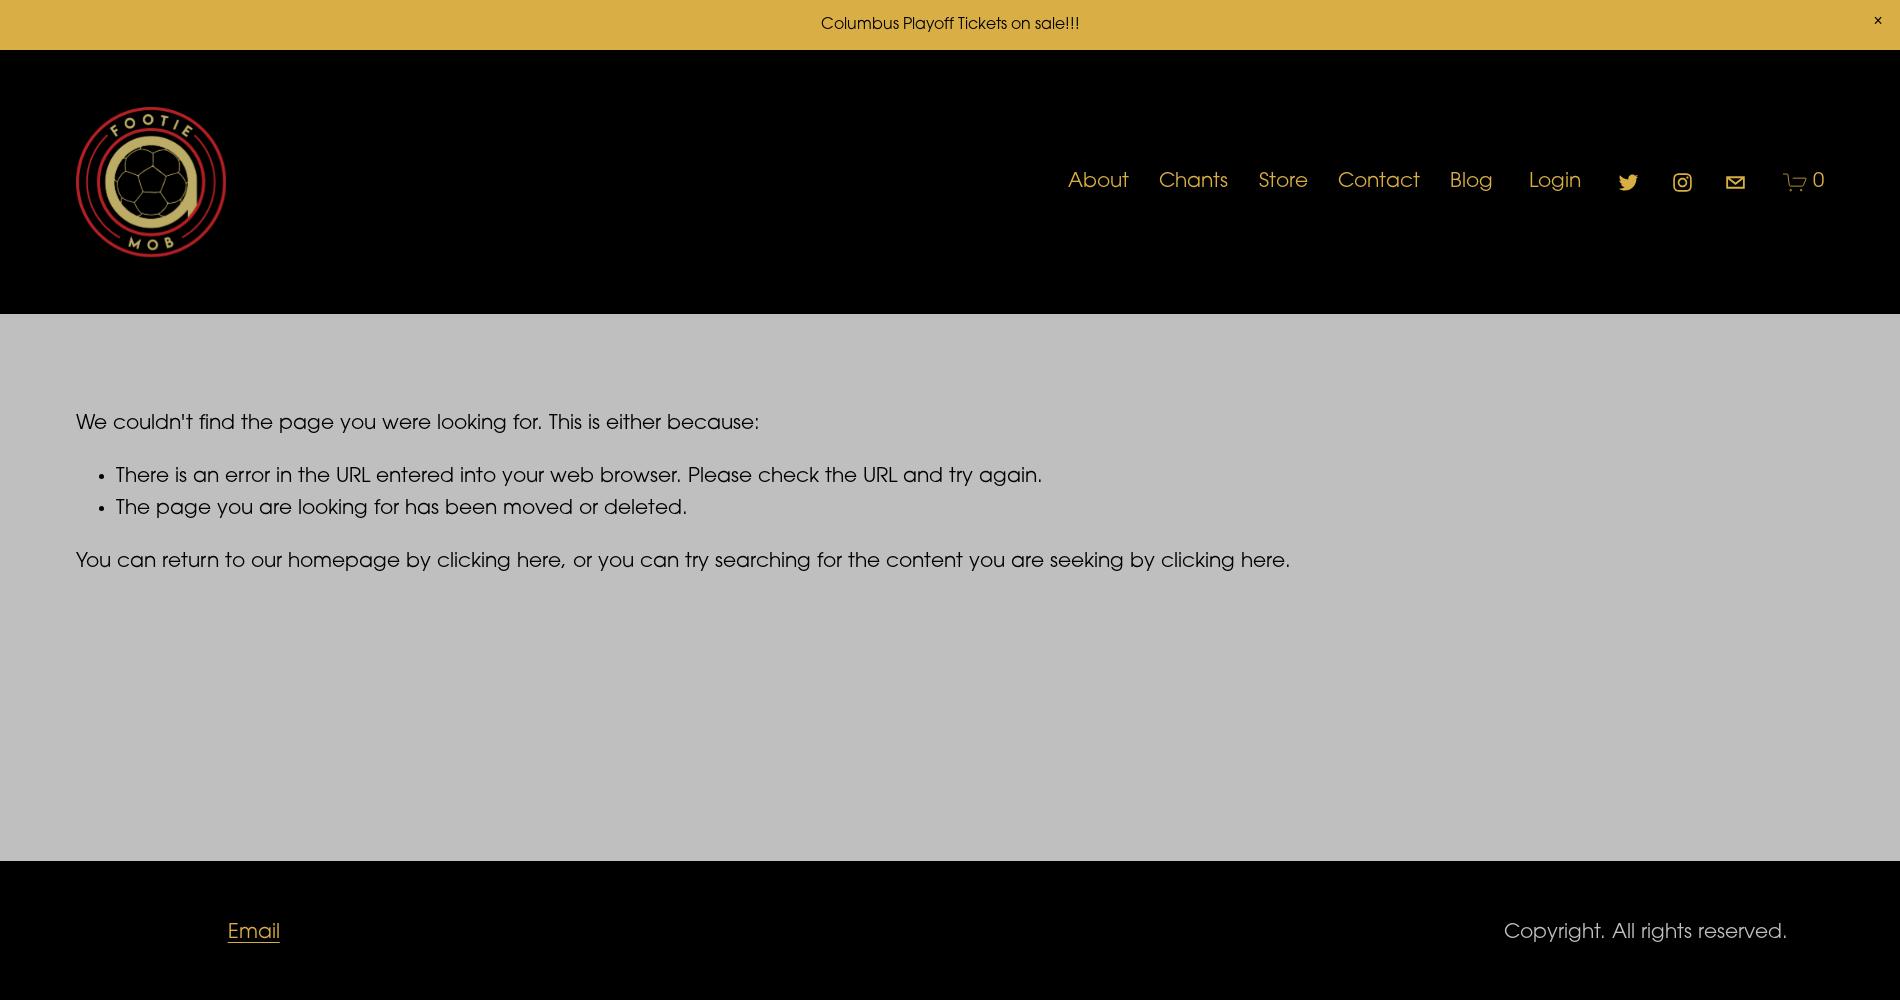  What do you see at coordinates (1817, 181) in the screenshot?
I see `'0'` at bounding box center [1817, 181].